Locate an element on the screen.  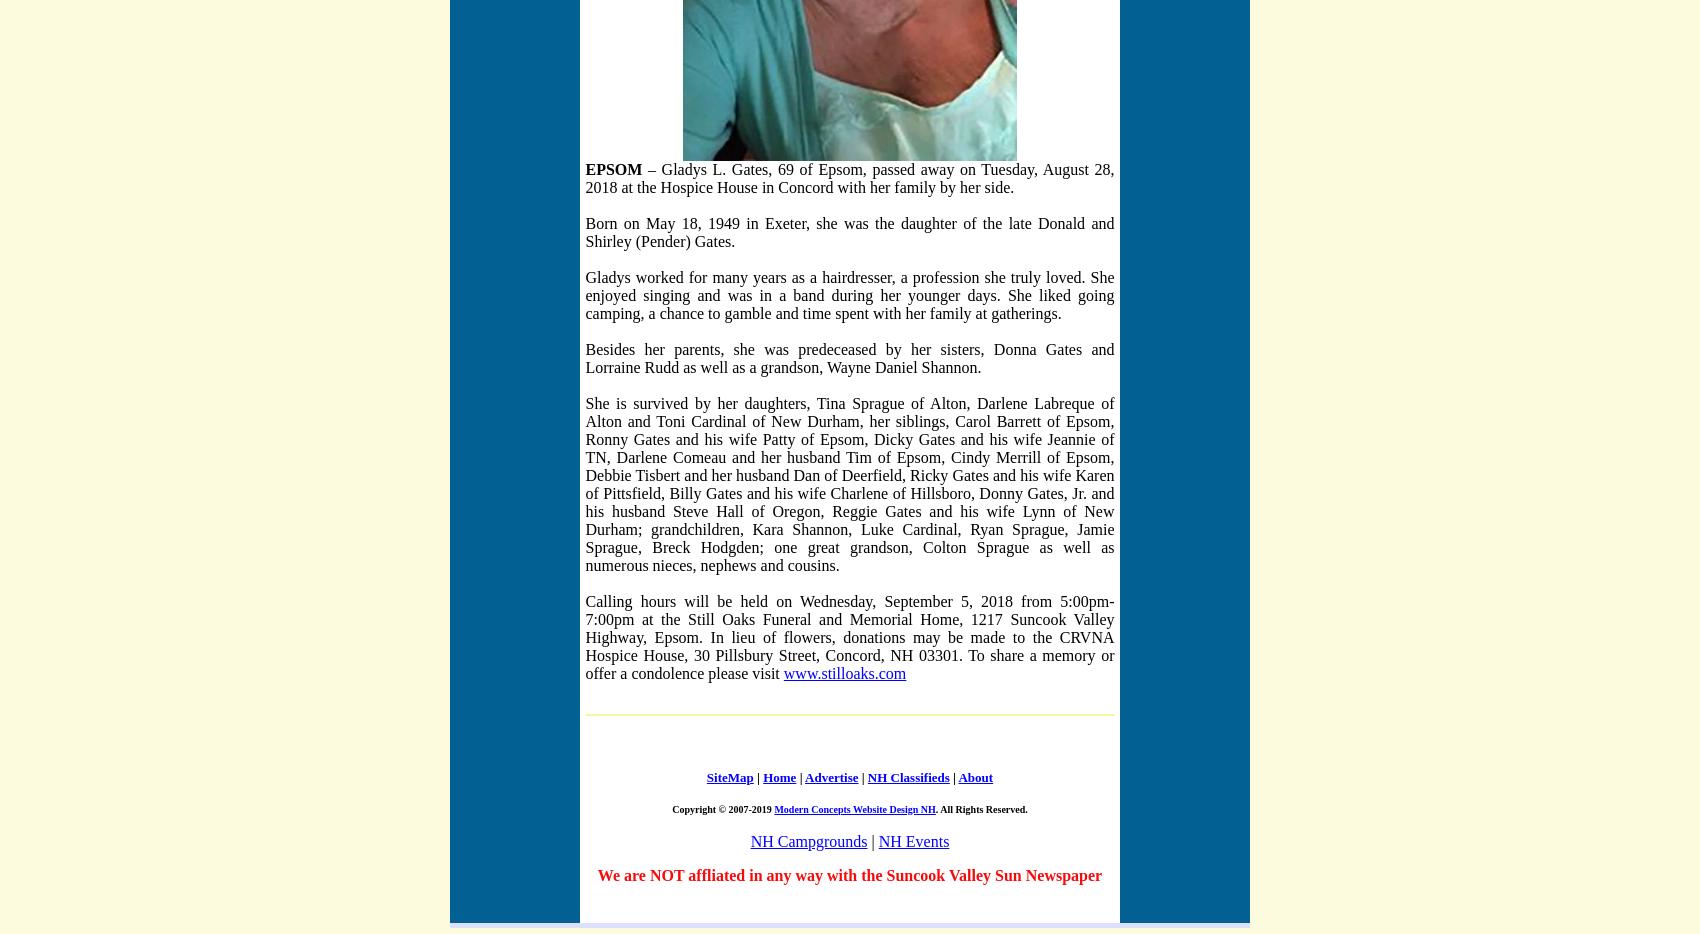
'EPSOM' is located at coordinates (612, 168).